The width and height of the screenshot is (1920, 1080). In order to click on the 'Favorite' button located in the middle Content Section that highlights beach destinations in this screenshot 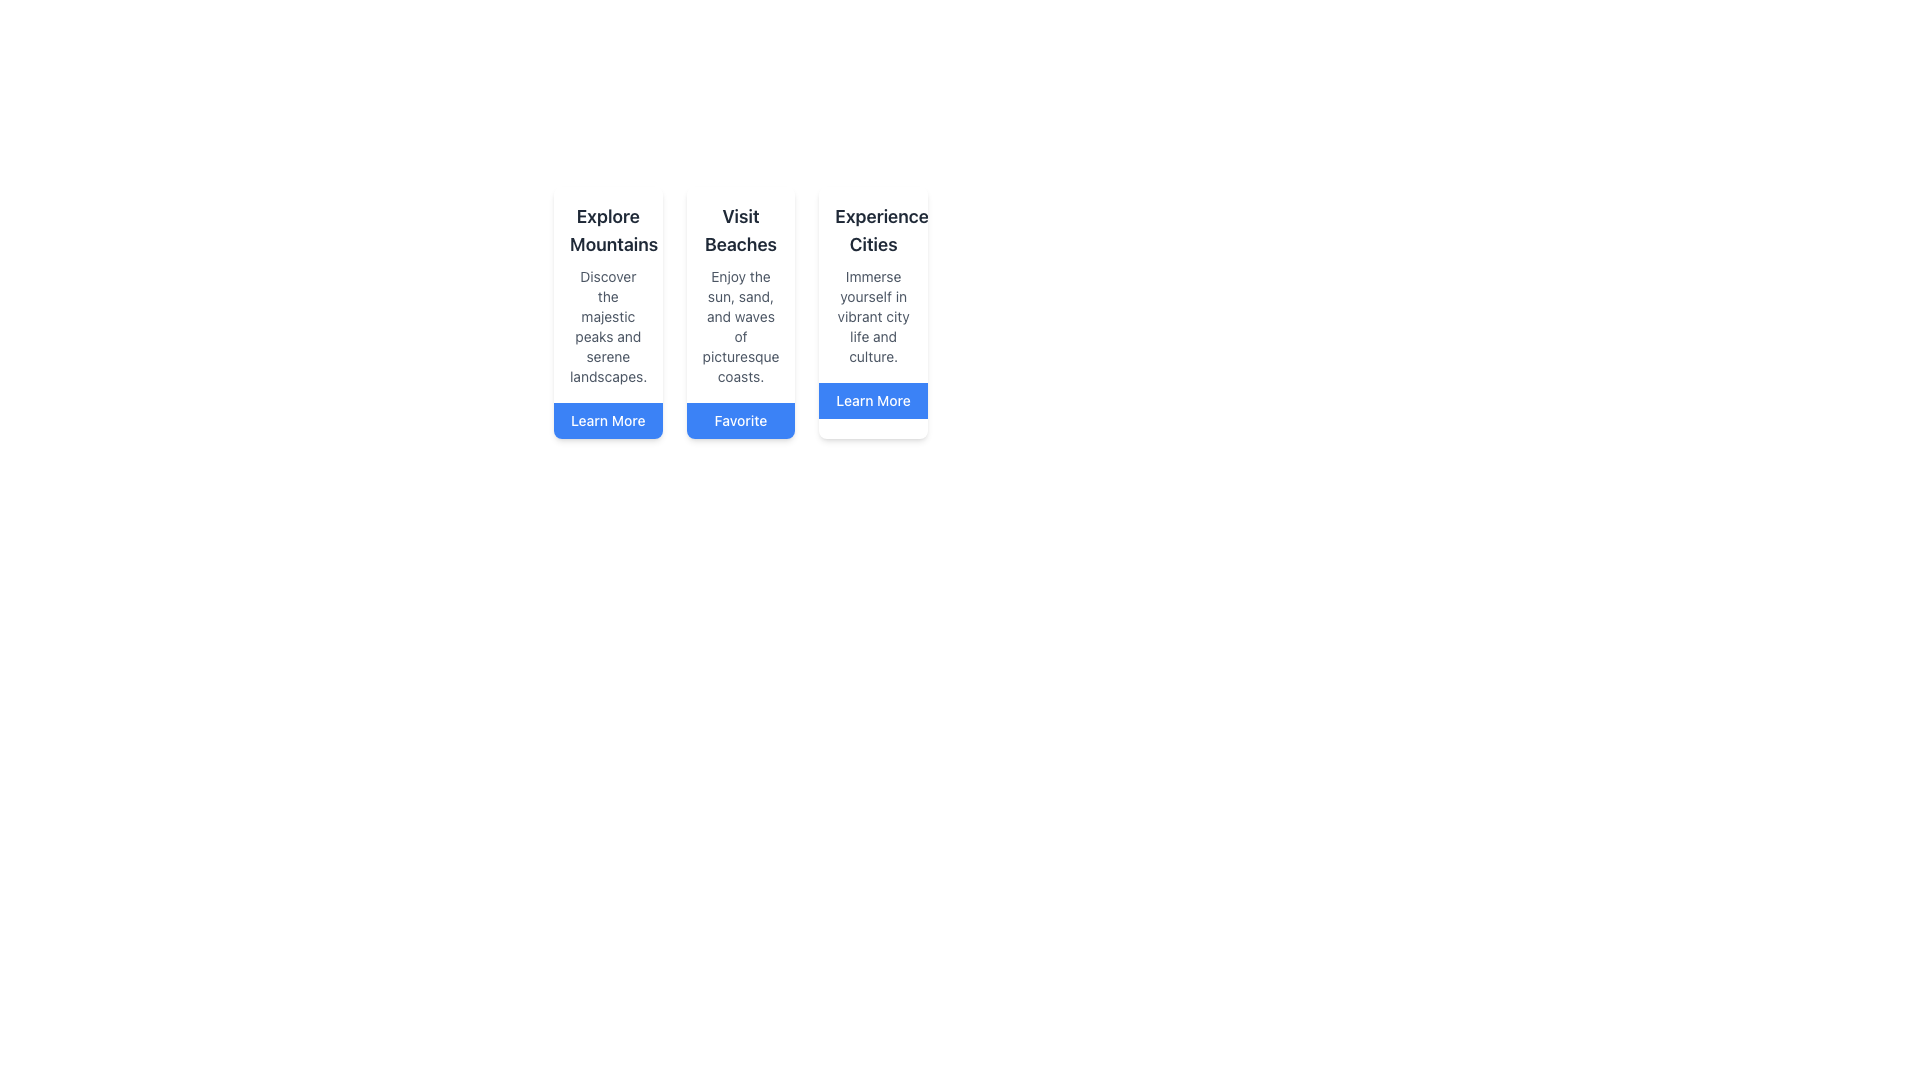, I will do `click(739, 312)`.